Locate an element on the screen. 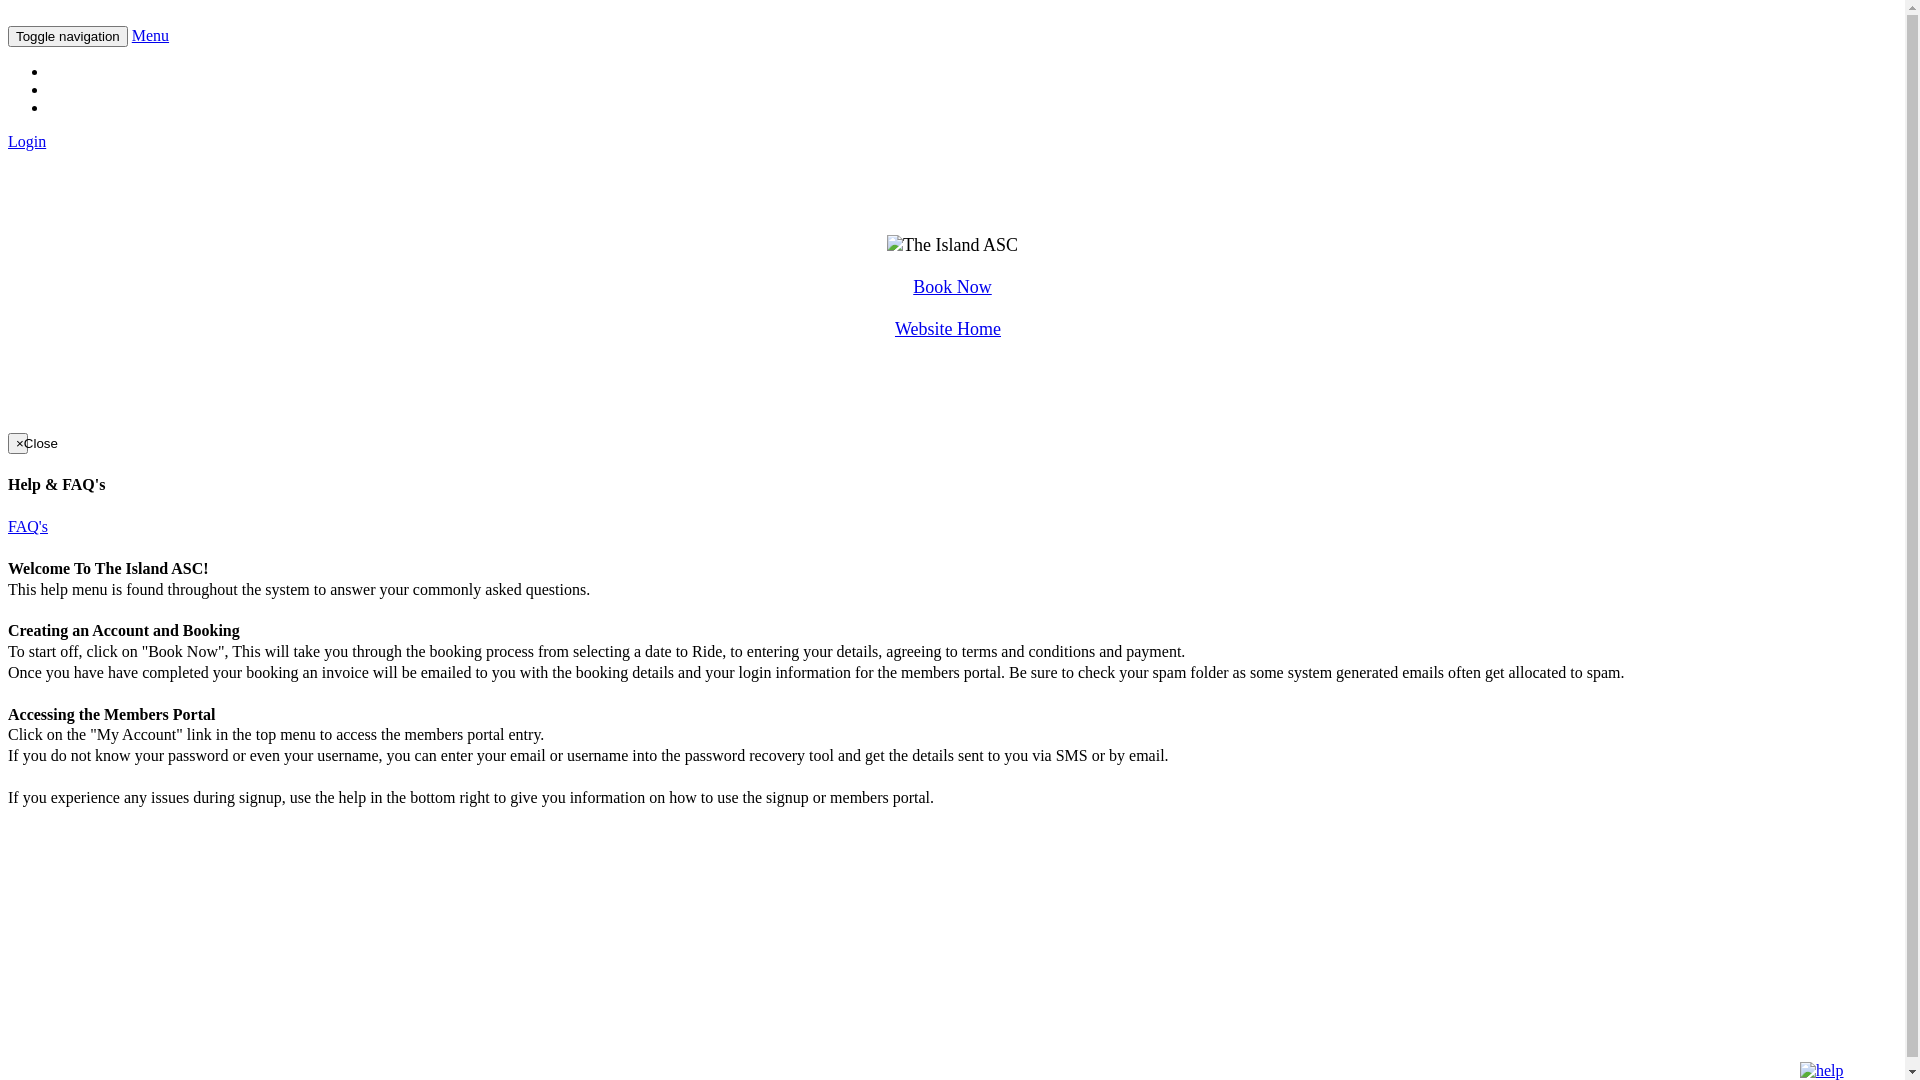  'Book Now' is located at coordinates (951, 286).